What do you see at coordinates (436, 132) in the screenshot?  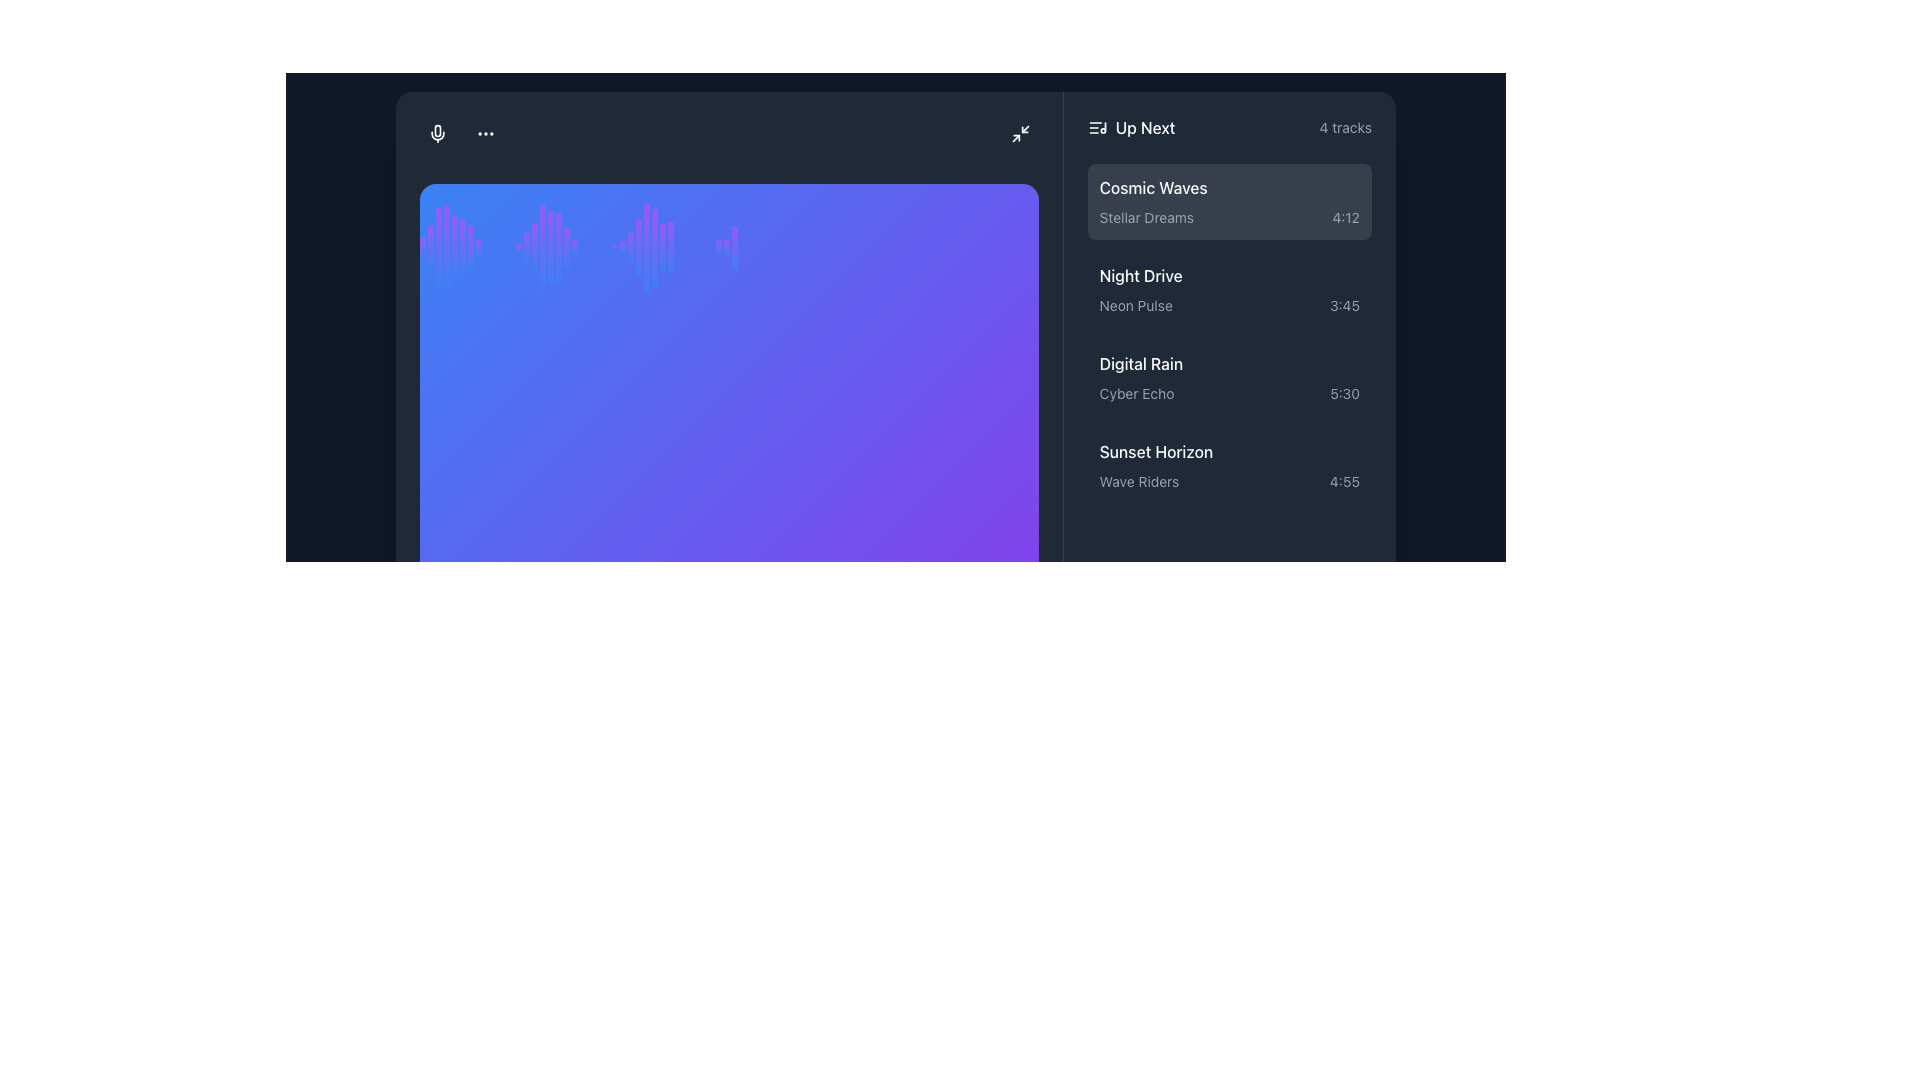 I see `the circular microphone button with a white icon on a dark background located in the upper-left section of the interface` at bounding box center [436, 132].